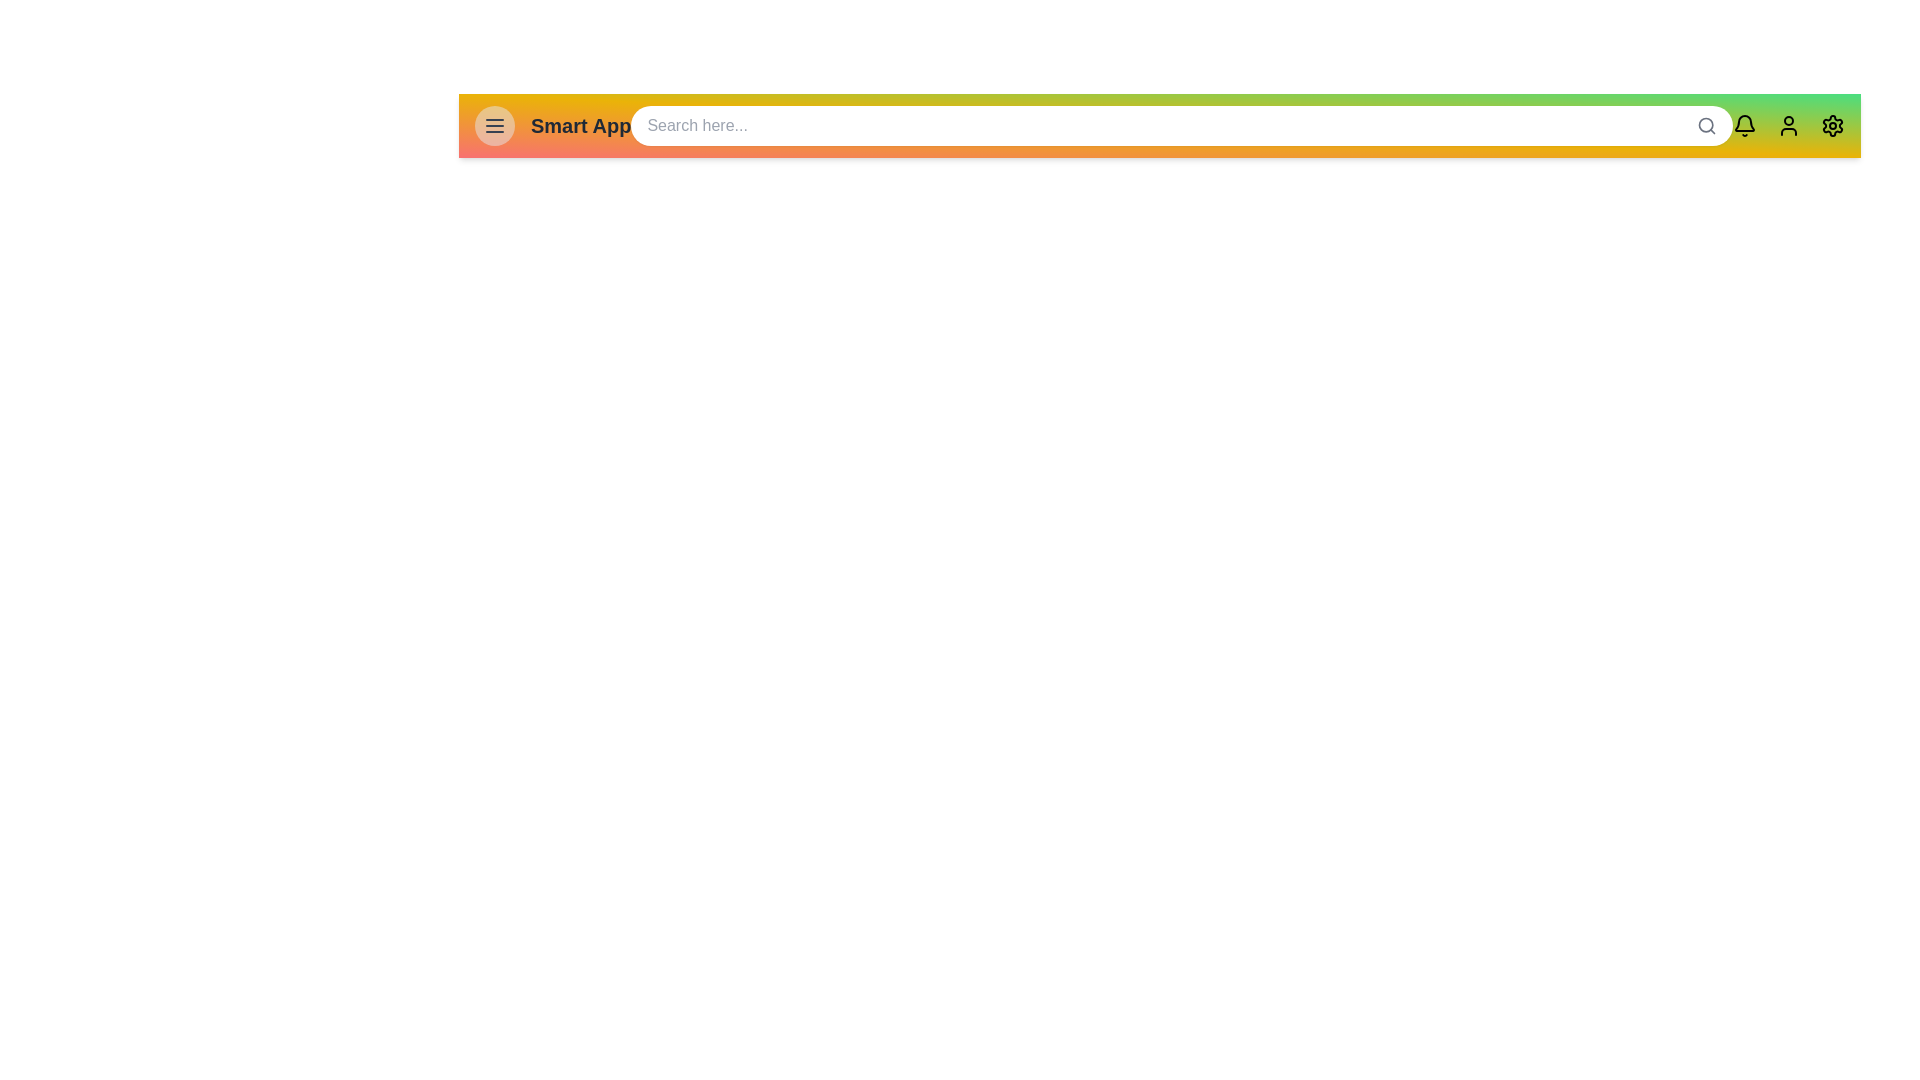  What do you see at coordinates (494, 126) in the screenshot?
I see `the menu button to open the navigation menu` at bounding box center [494, 126].